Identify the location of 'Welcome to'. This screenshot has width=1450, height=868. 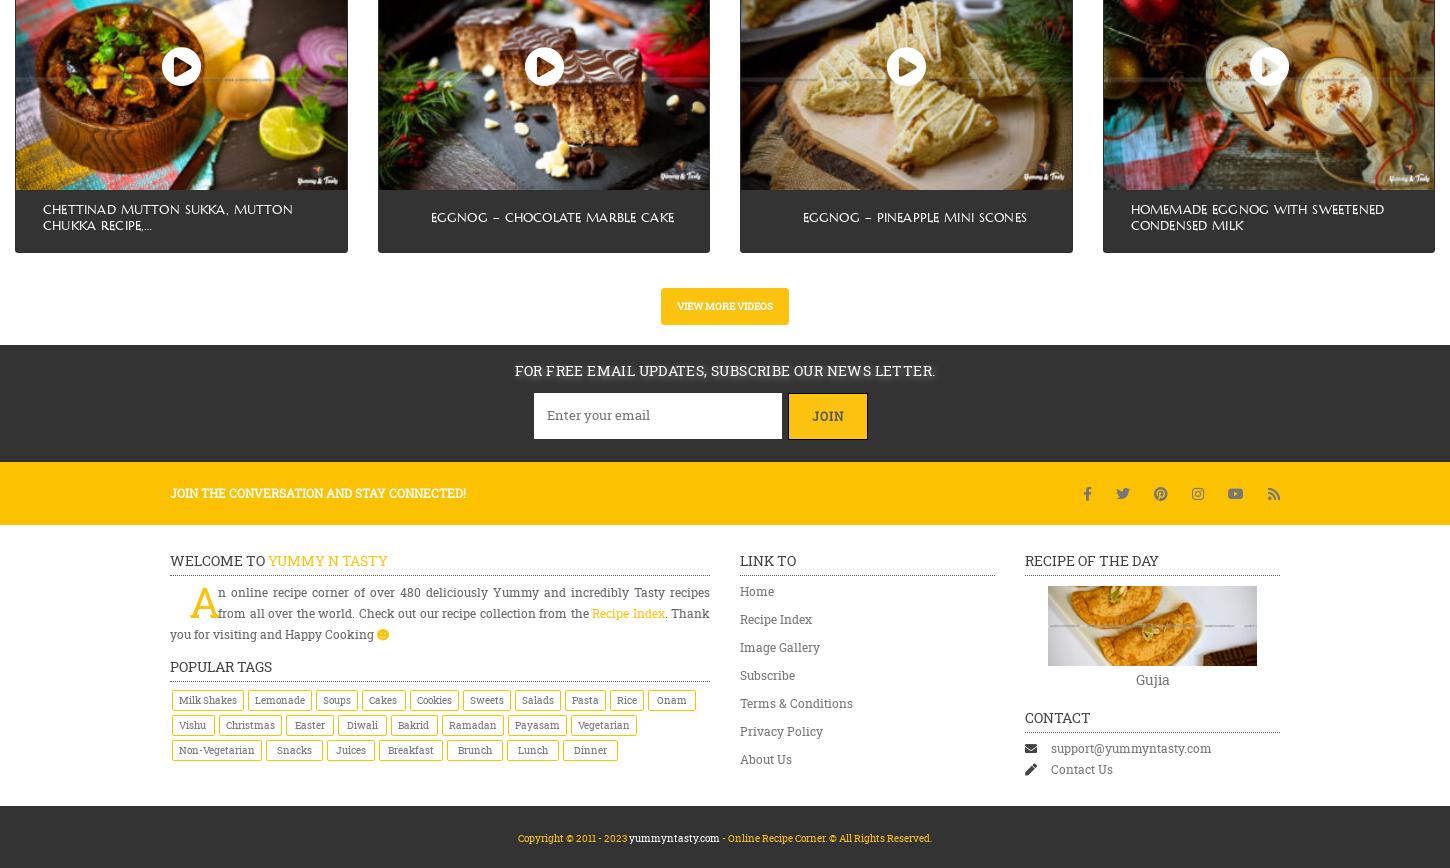
(217, 560).